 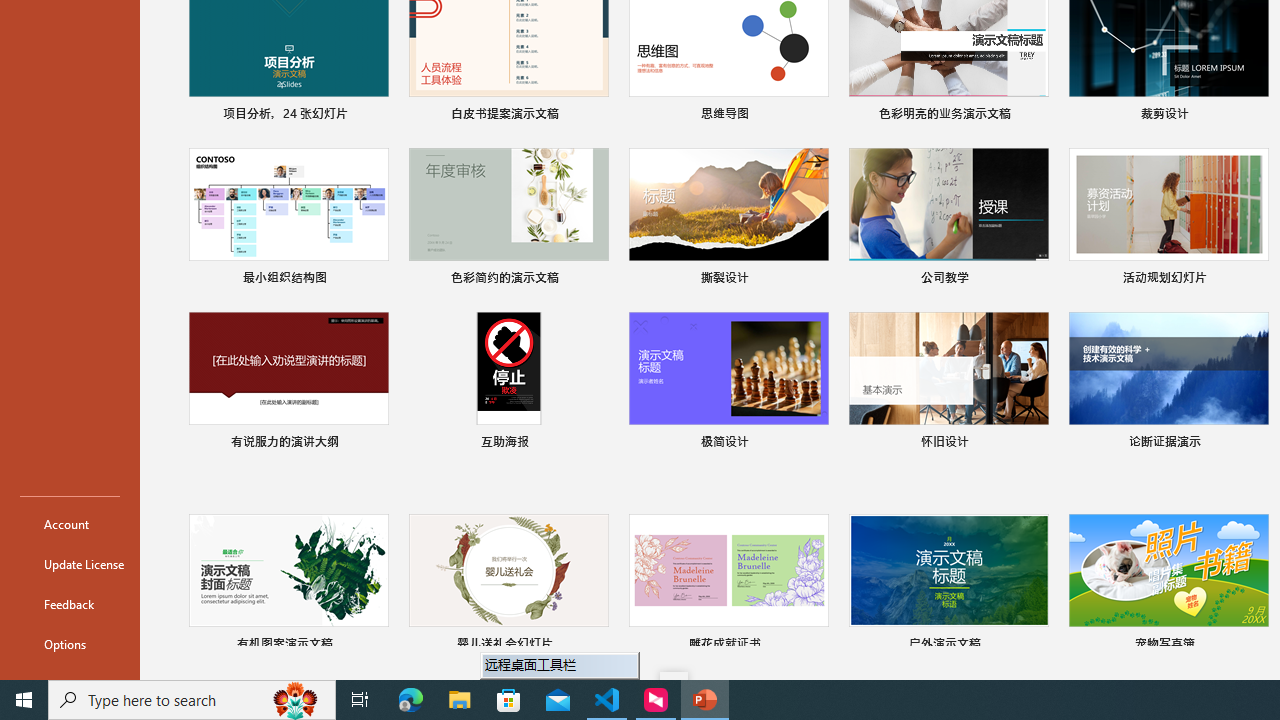 I want to click on 'Feedback', so click(x=69, y=603).